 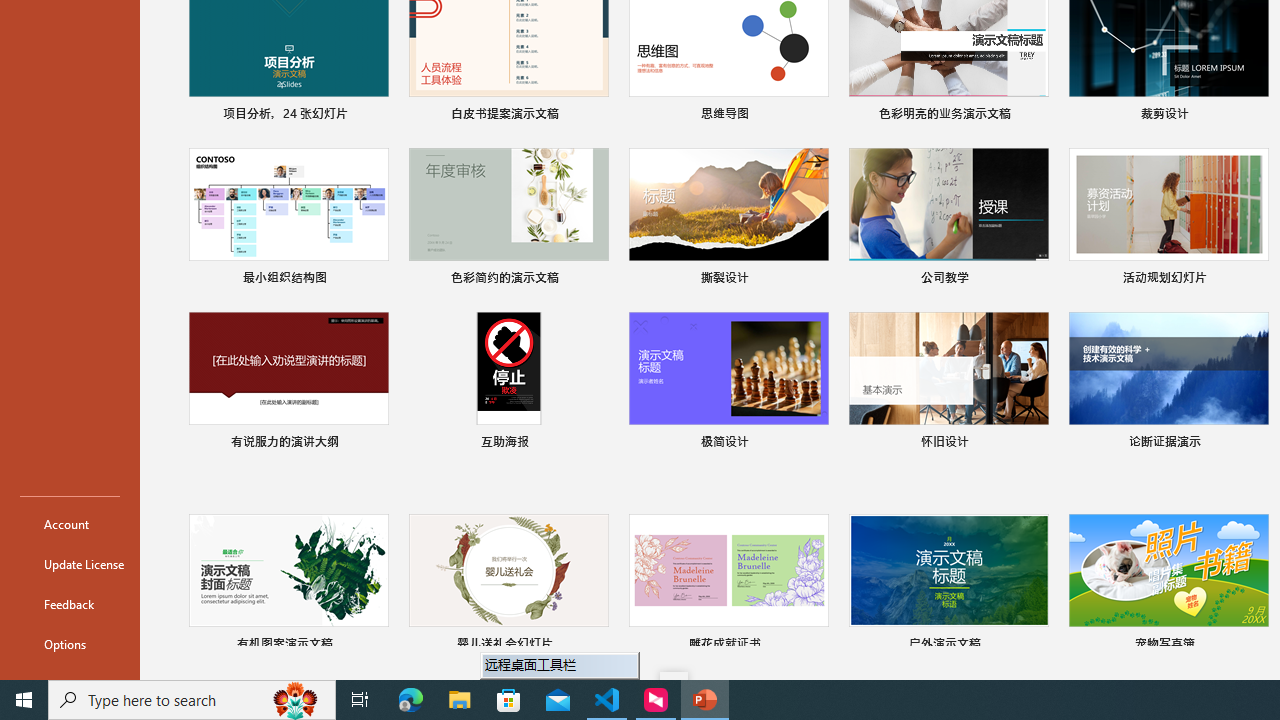 I want to click on 'Feedback', so click(x=69, y=603).